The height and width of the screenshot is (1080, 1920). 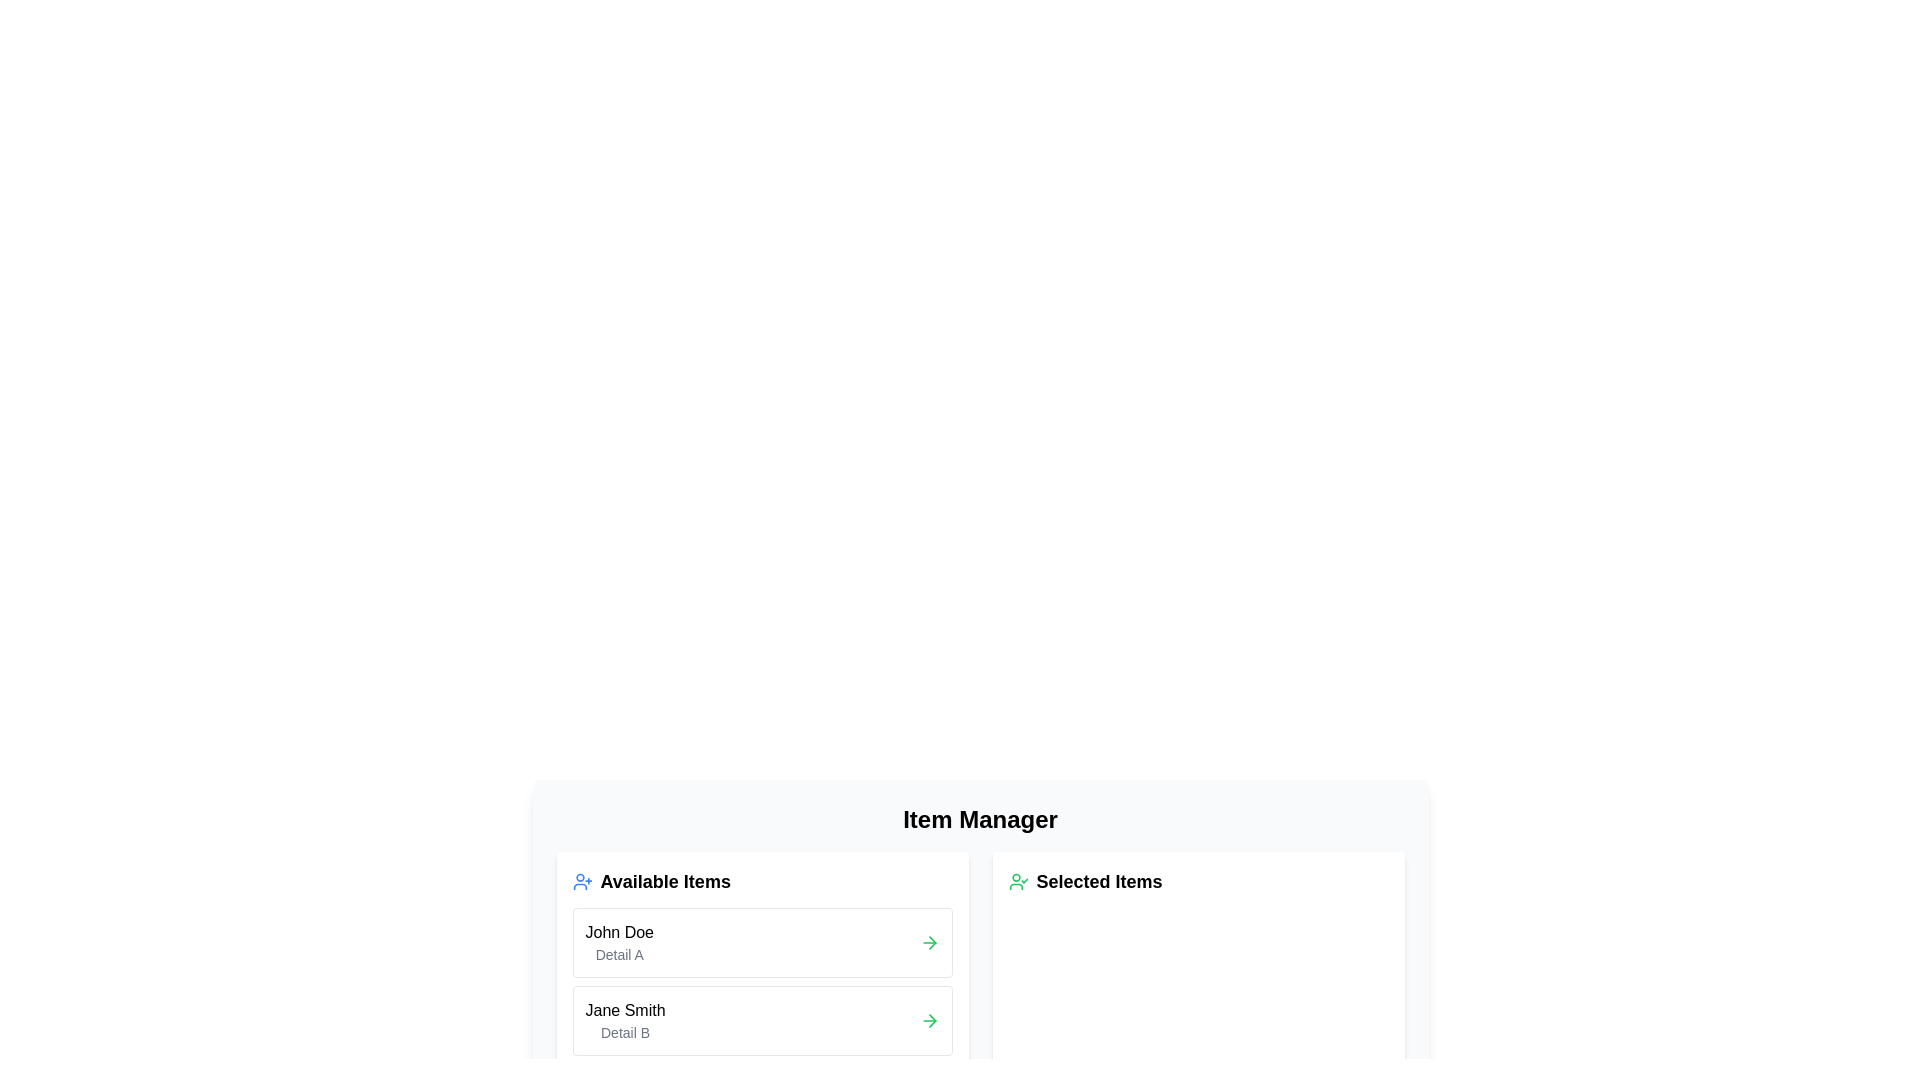 What do you see at coordinates (624, 1010) in the screenshot?
I see `the text label 'Jane Smith' located at the top of the second card in the 'Available Items' section` at bounding box center [624, 1010].